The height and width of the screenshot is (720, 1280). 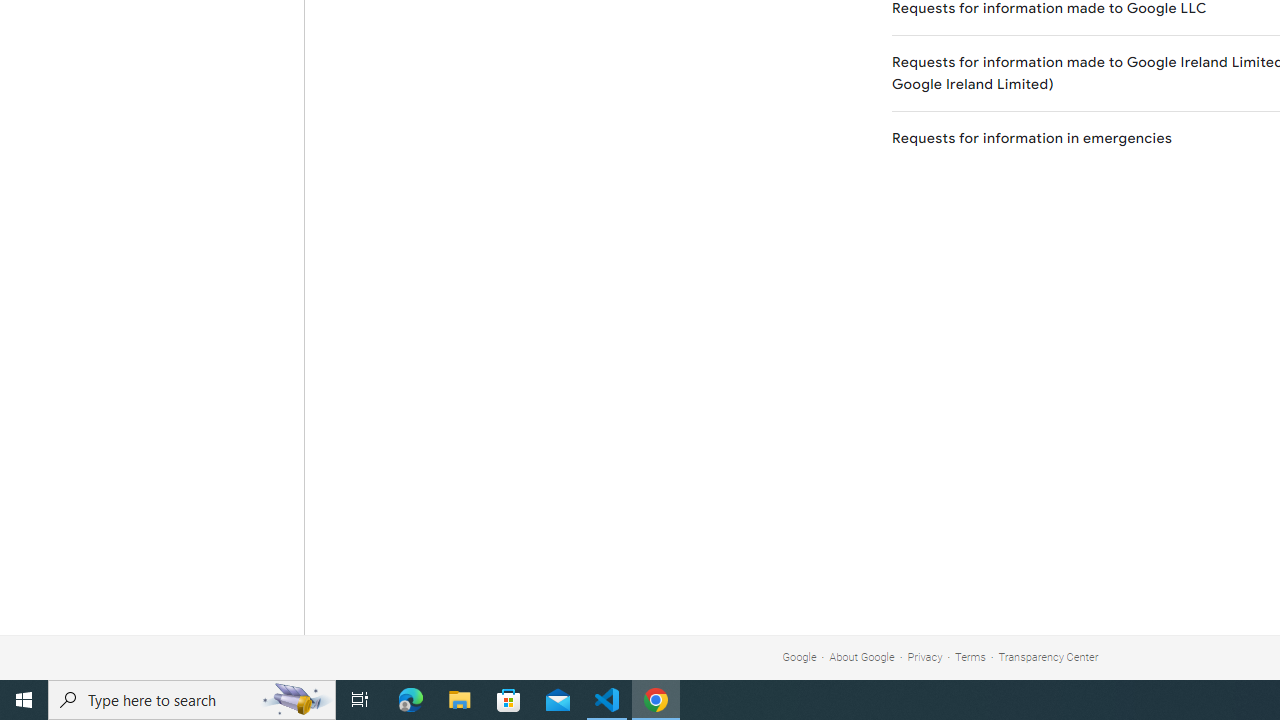 I want to click on 'About Google', so click(x=862, y=657).